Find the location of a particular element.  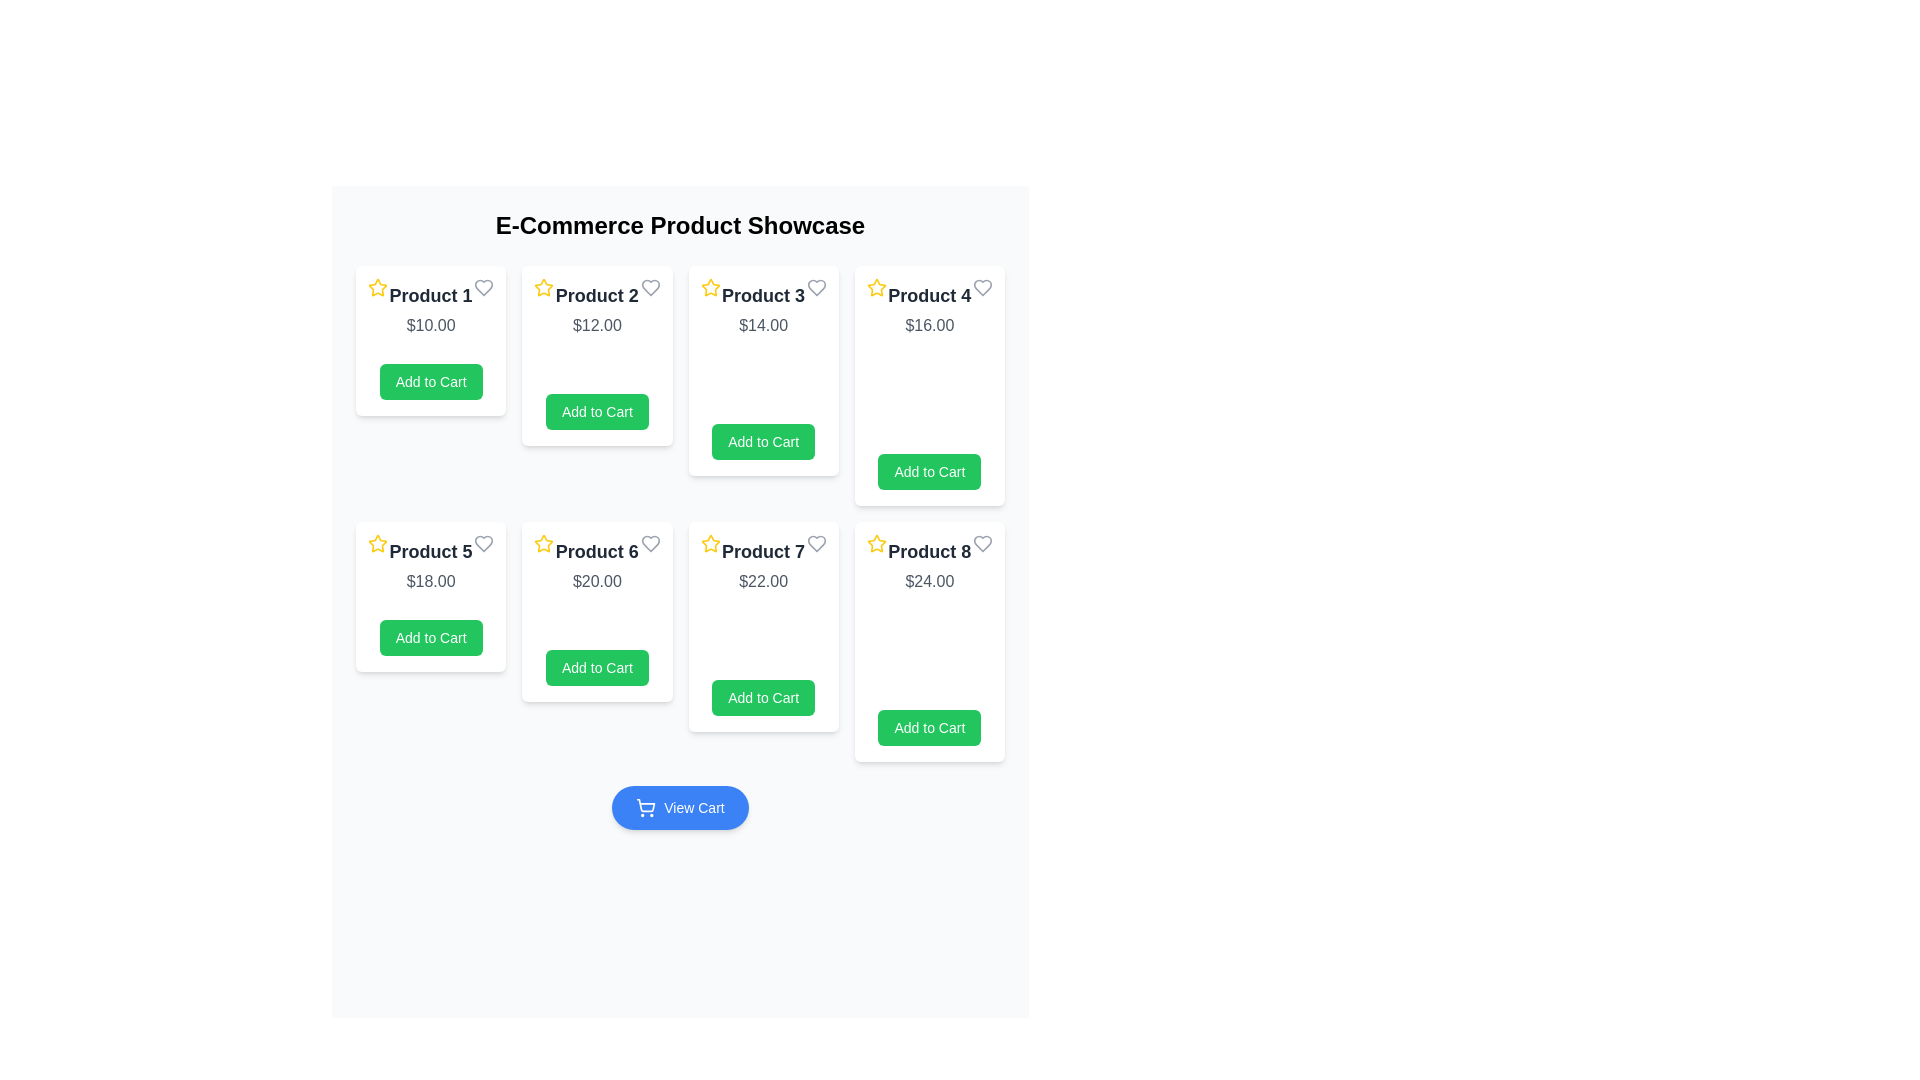

the text label displaying the product name 'Product 8', which is styled in bold, large gray font and located at the top of the product card in the bottom-right corner of the product grid is located at coordinates (928, 551).